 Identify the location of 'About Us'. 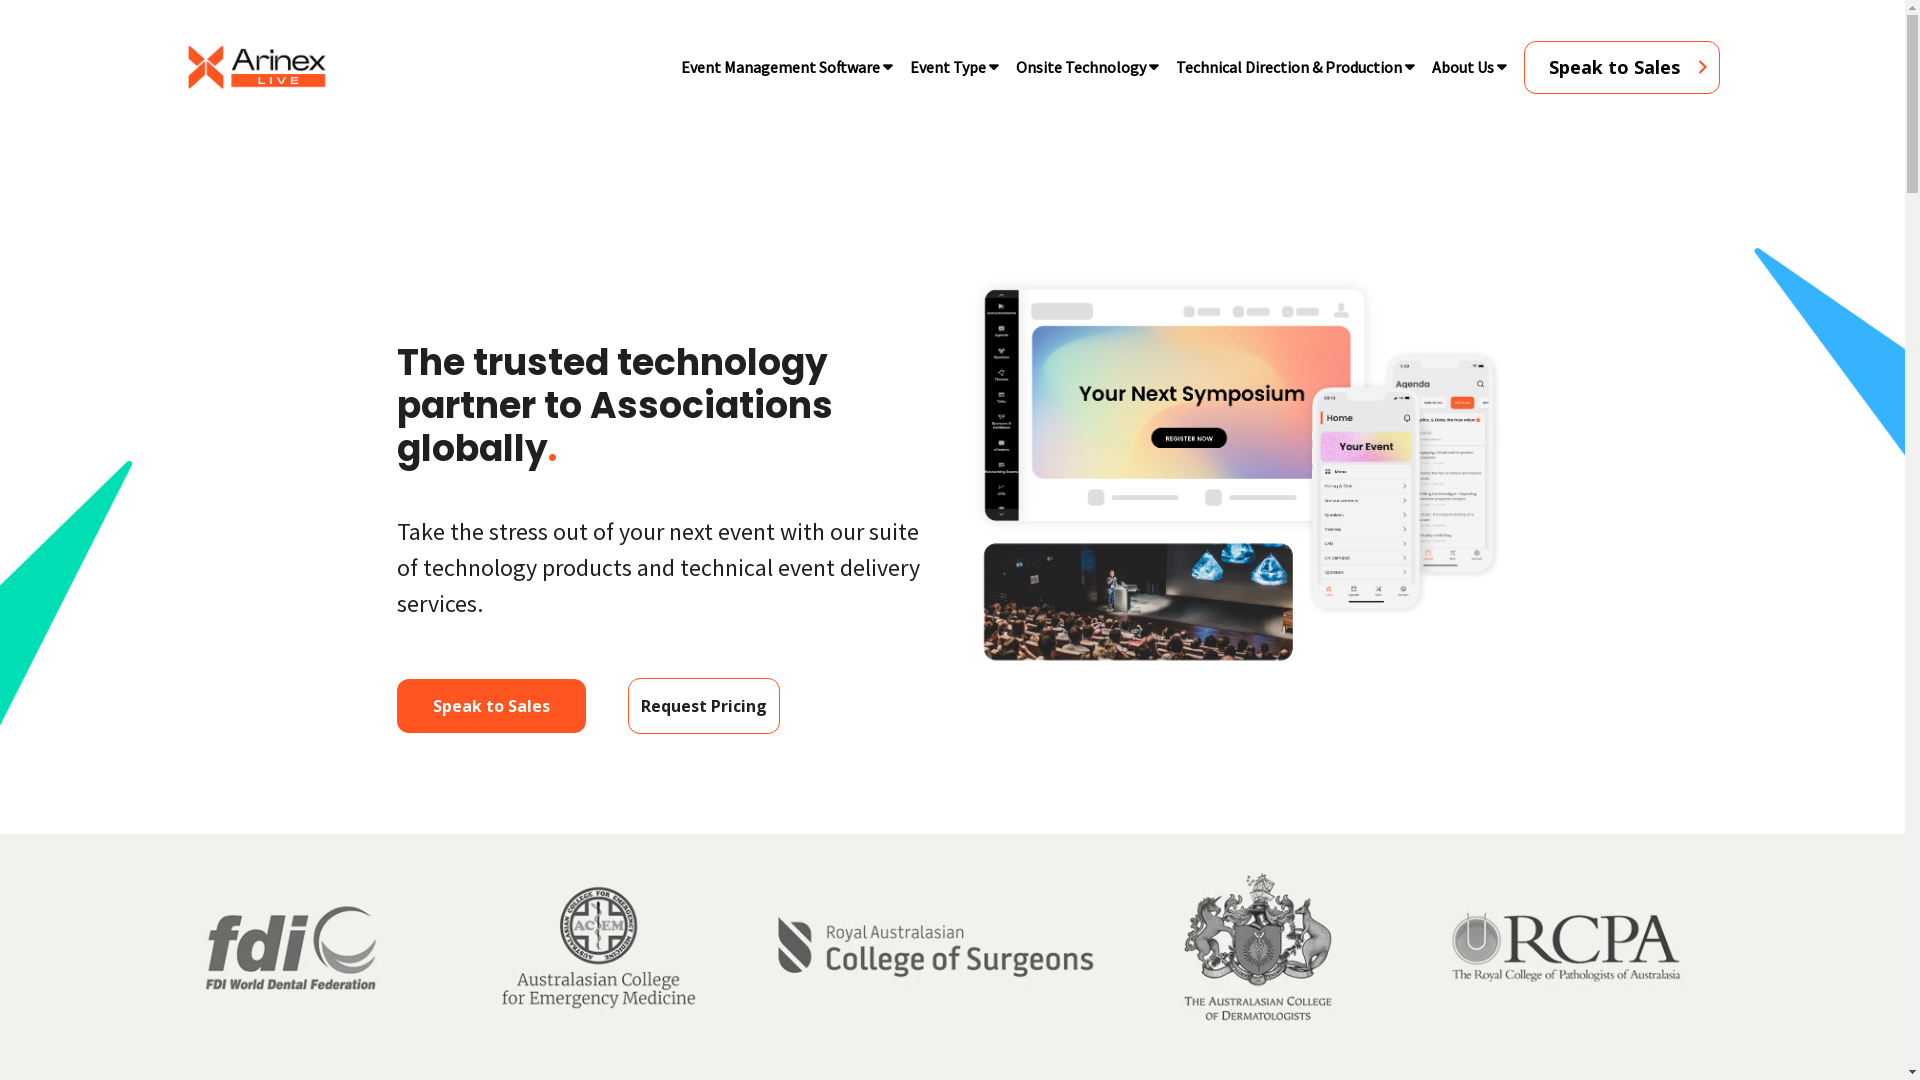
(1415, 65).